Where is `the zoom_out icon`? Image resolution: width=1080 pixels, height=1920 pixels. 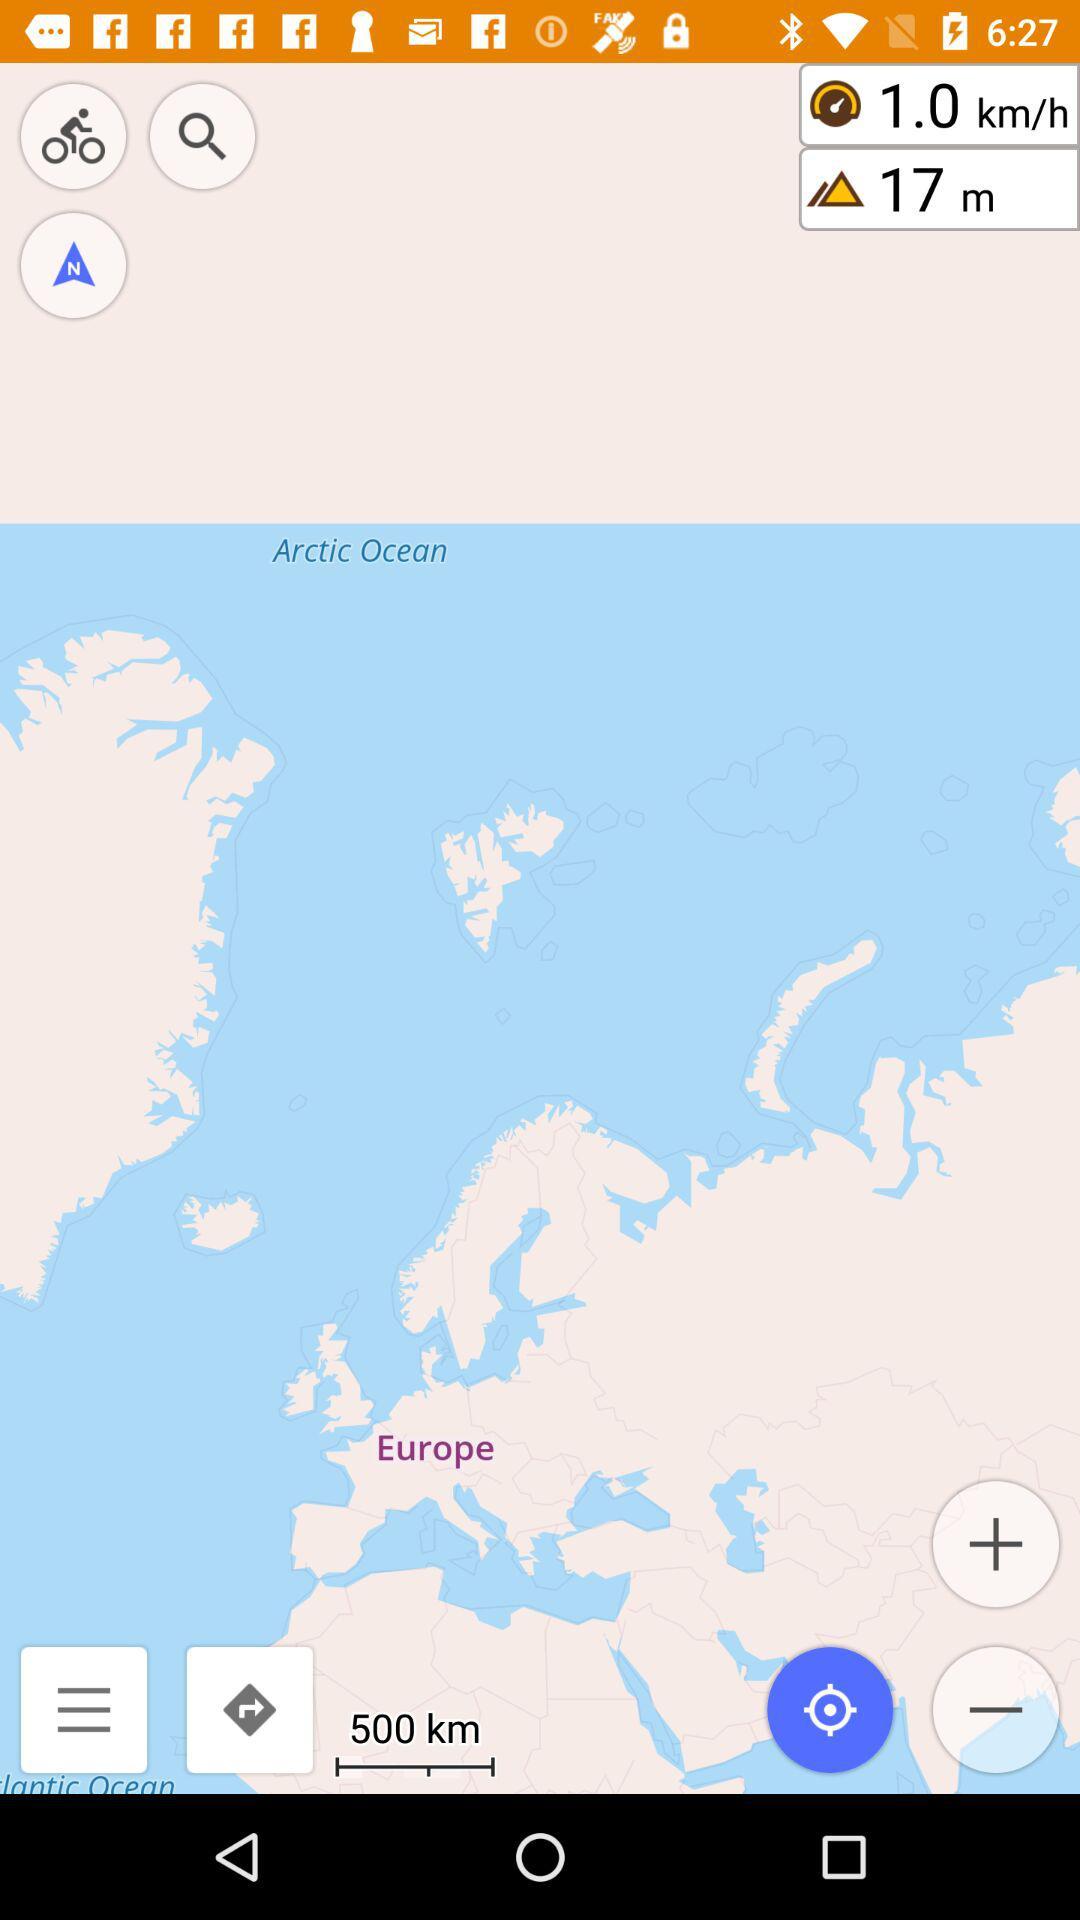 the zoom_out icon is located at coordinates (995, 1708).